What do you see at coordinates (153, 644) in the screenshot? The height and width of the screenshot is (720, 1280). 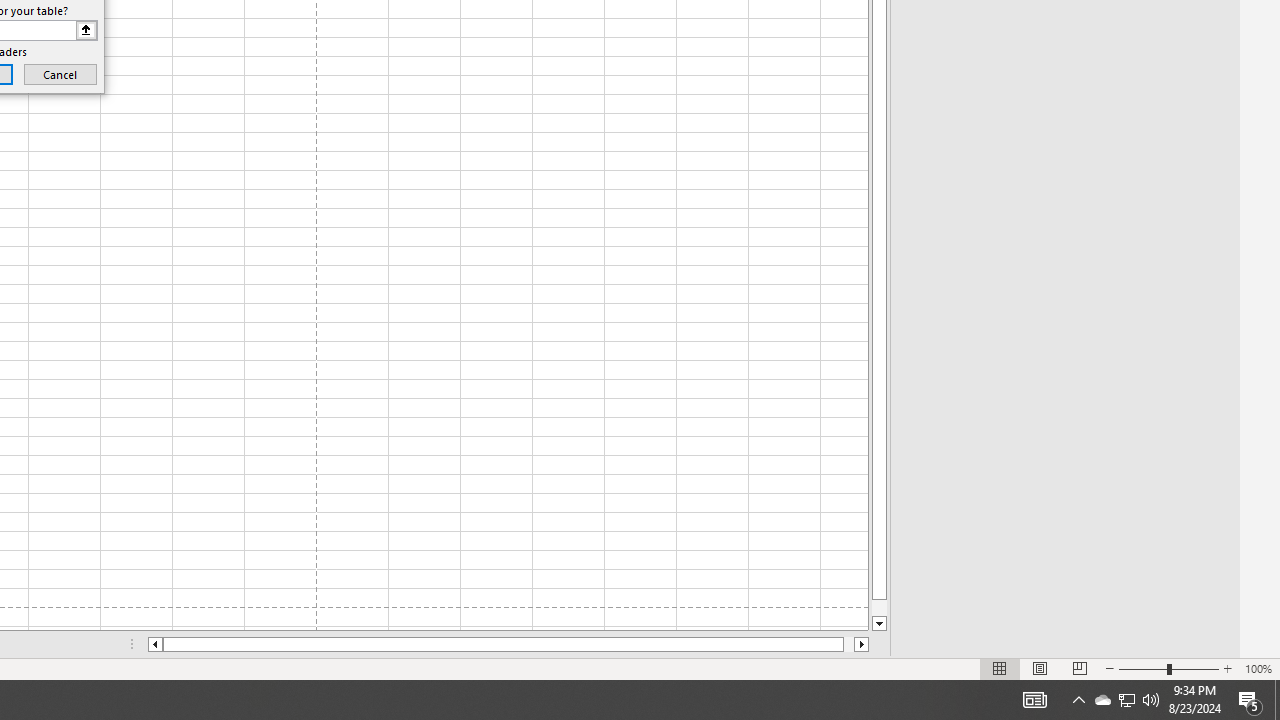 I see `'Column left'` at bounding box center [153, 644].